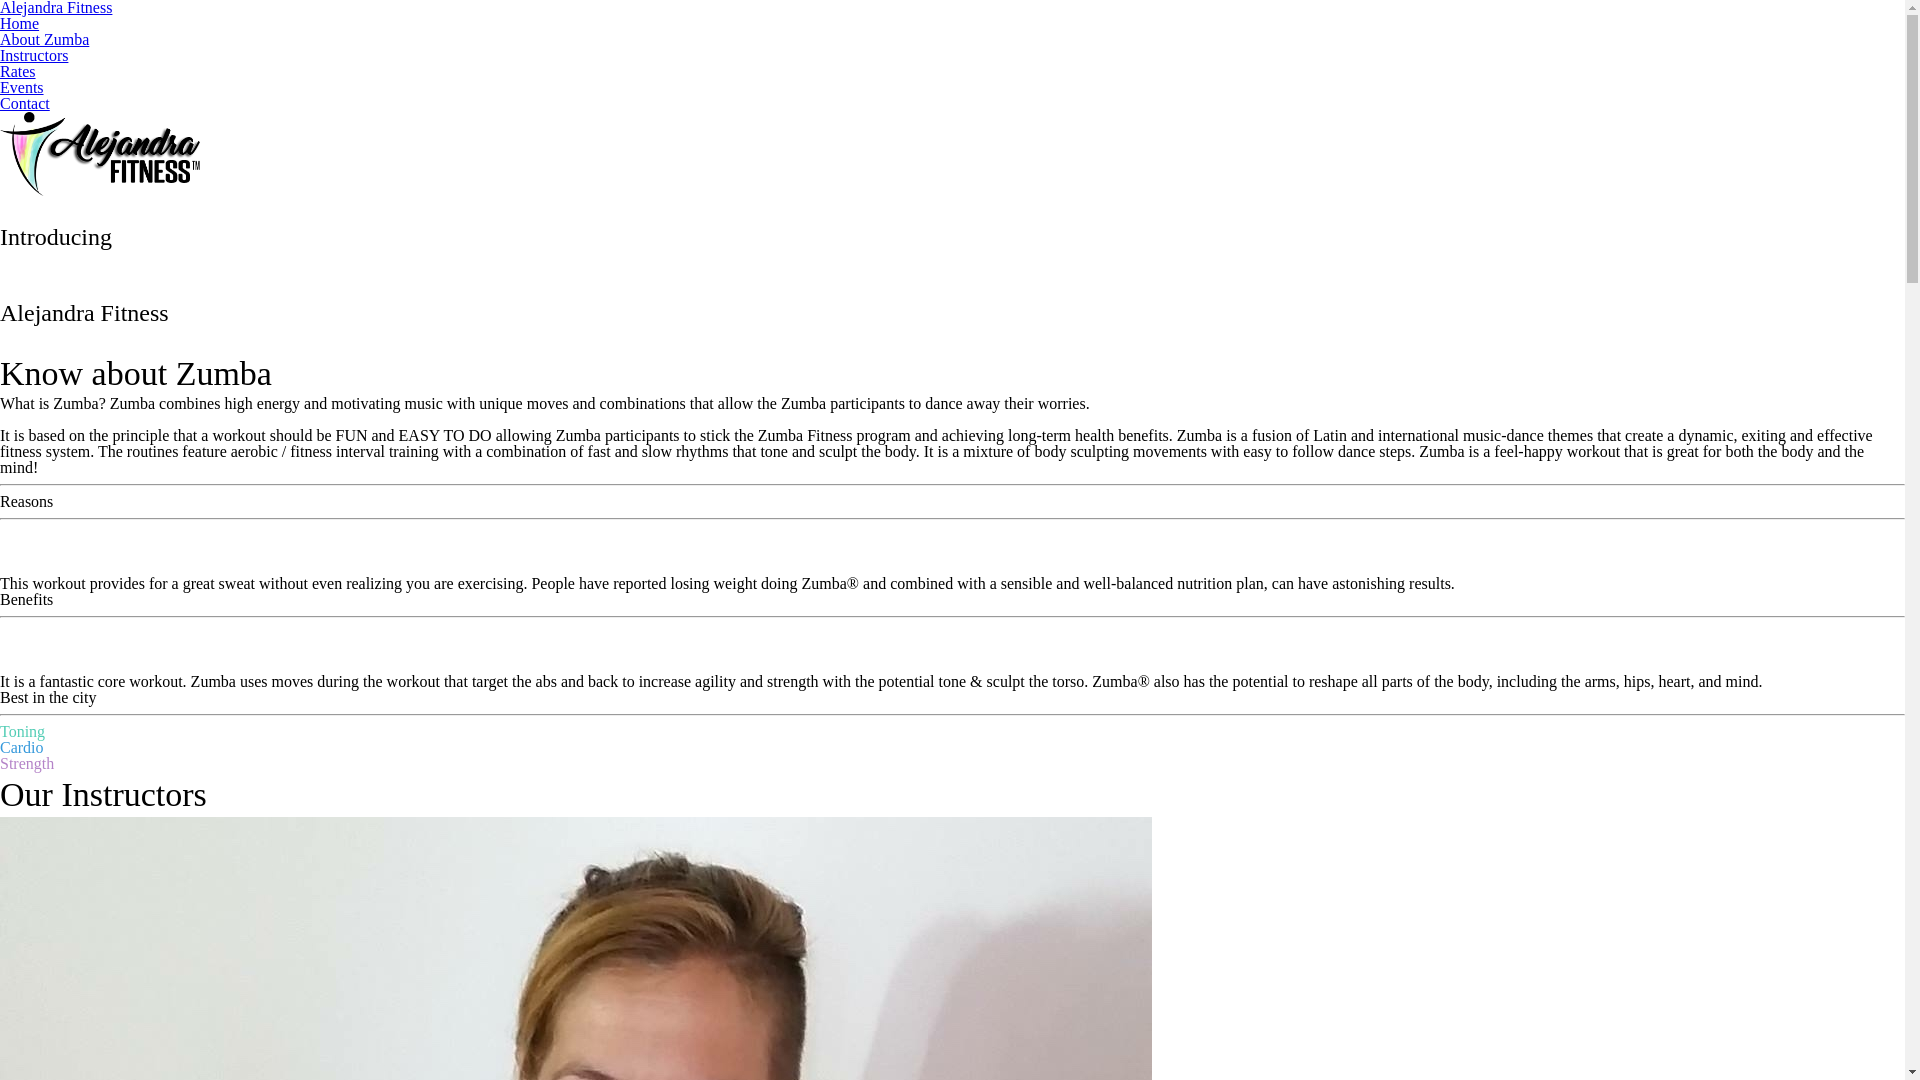 The height and width of the screenshot is (1080, 1920). I want to click on 'Home', so click(0, 23).